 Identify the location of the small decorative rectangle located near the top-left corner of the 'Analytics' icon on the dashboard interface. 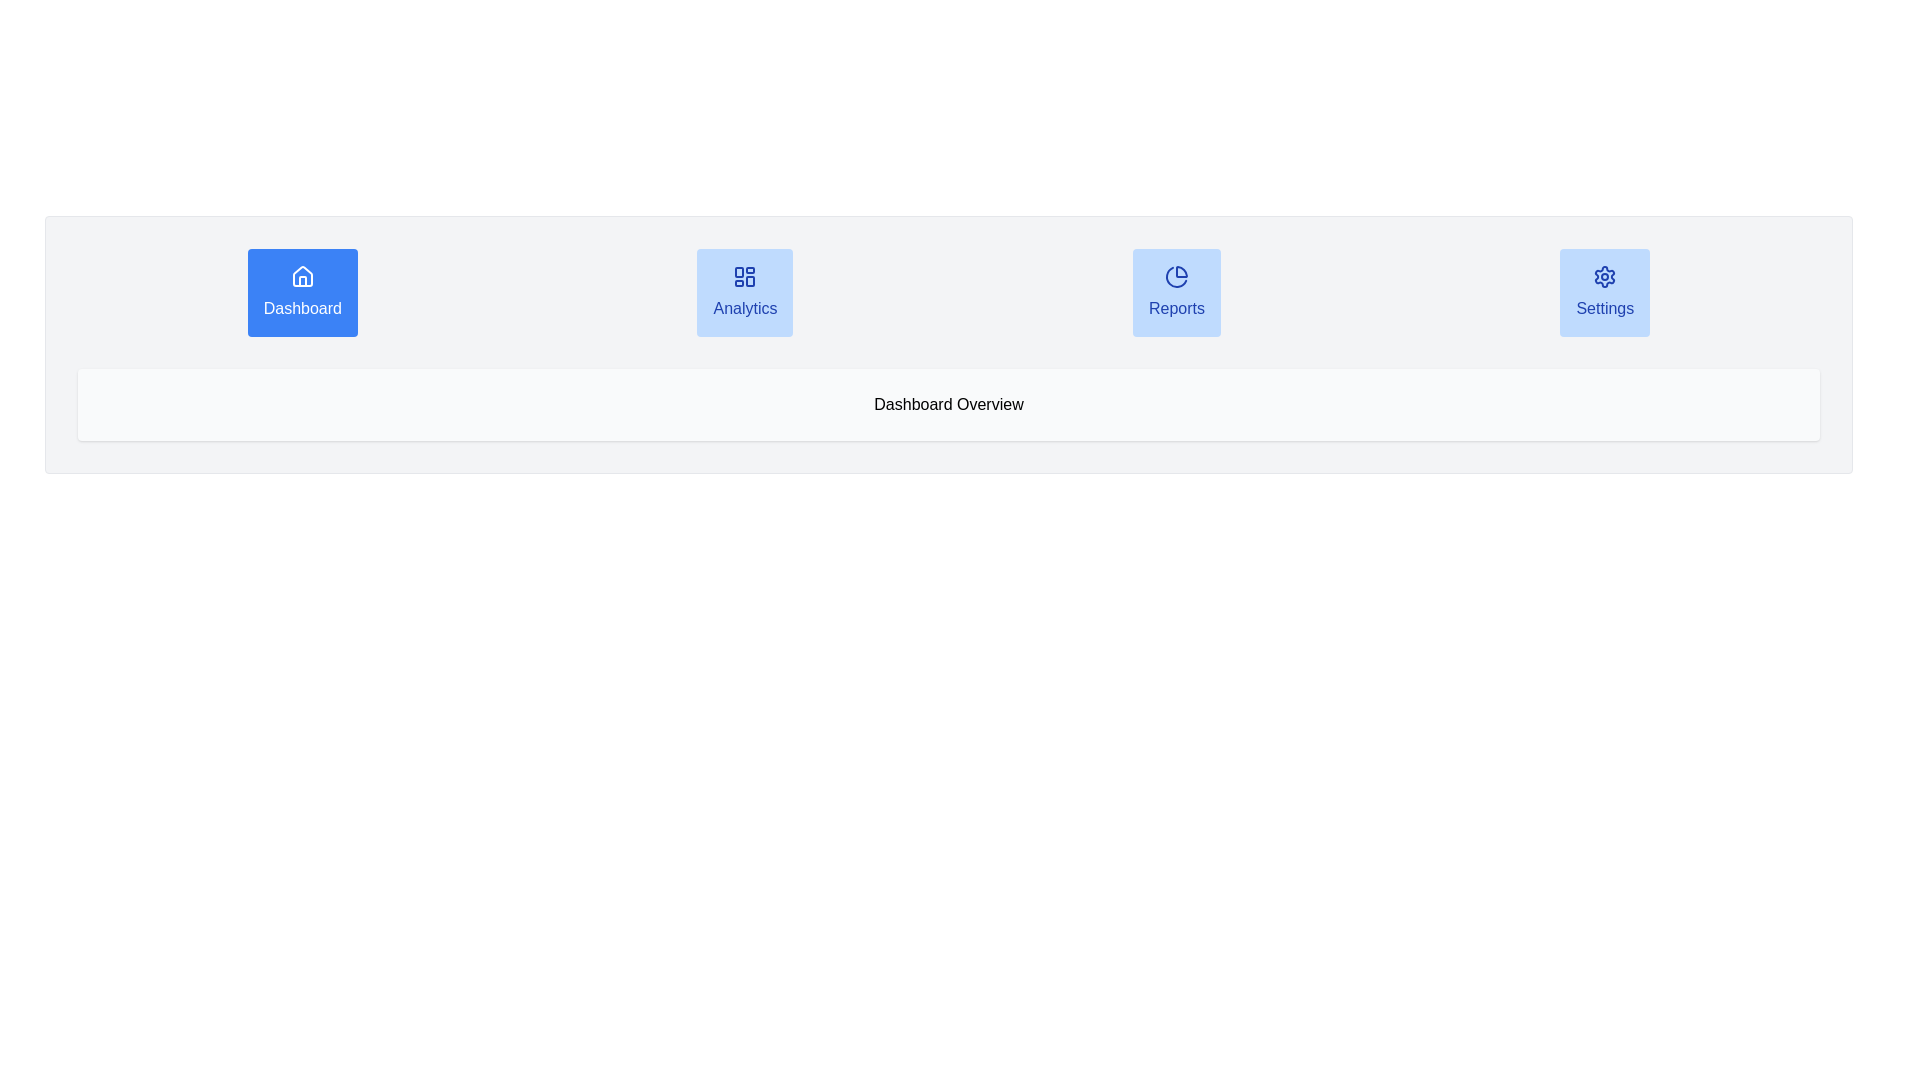
(738, 272).